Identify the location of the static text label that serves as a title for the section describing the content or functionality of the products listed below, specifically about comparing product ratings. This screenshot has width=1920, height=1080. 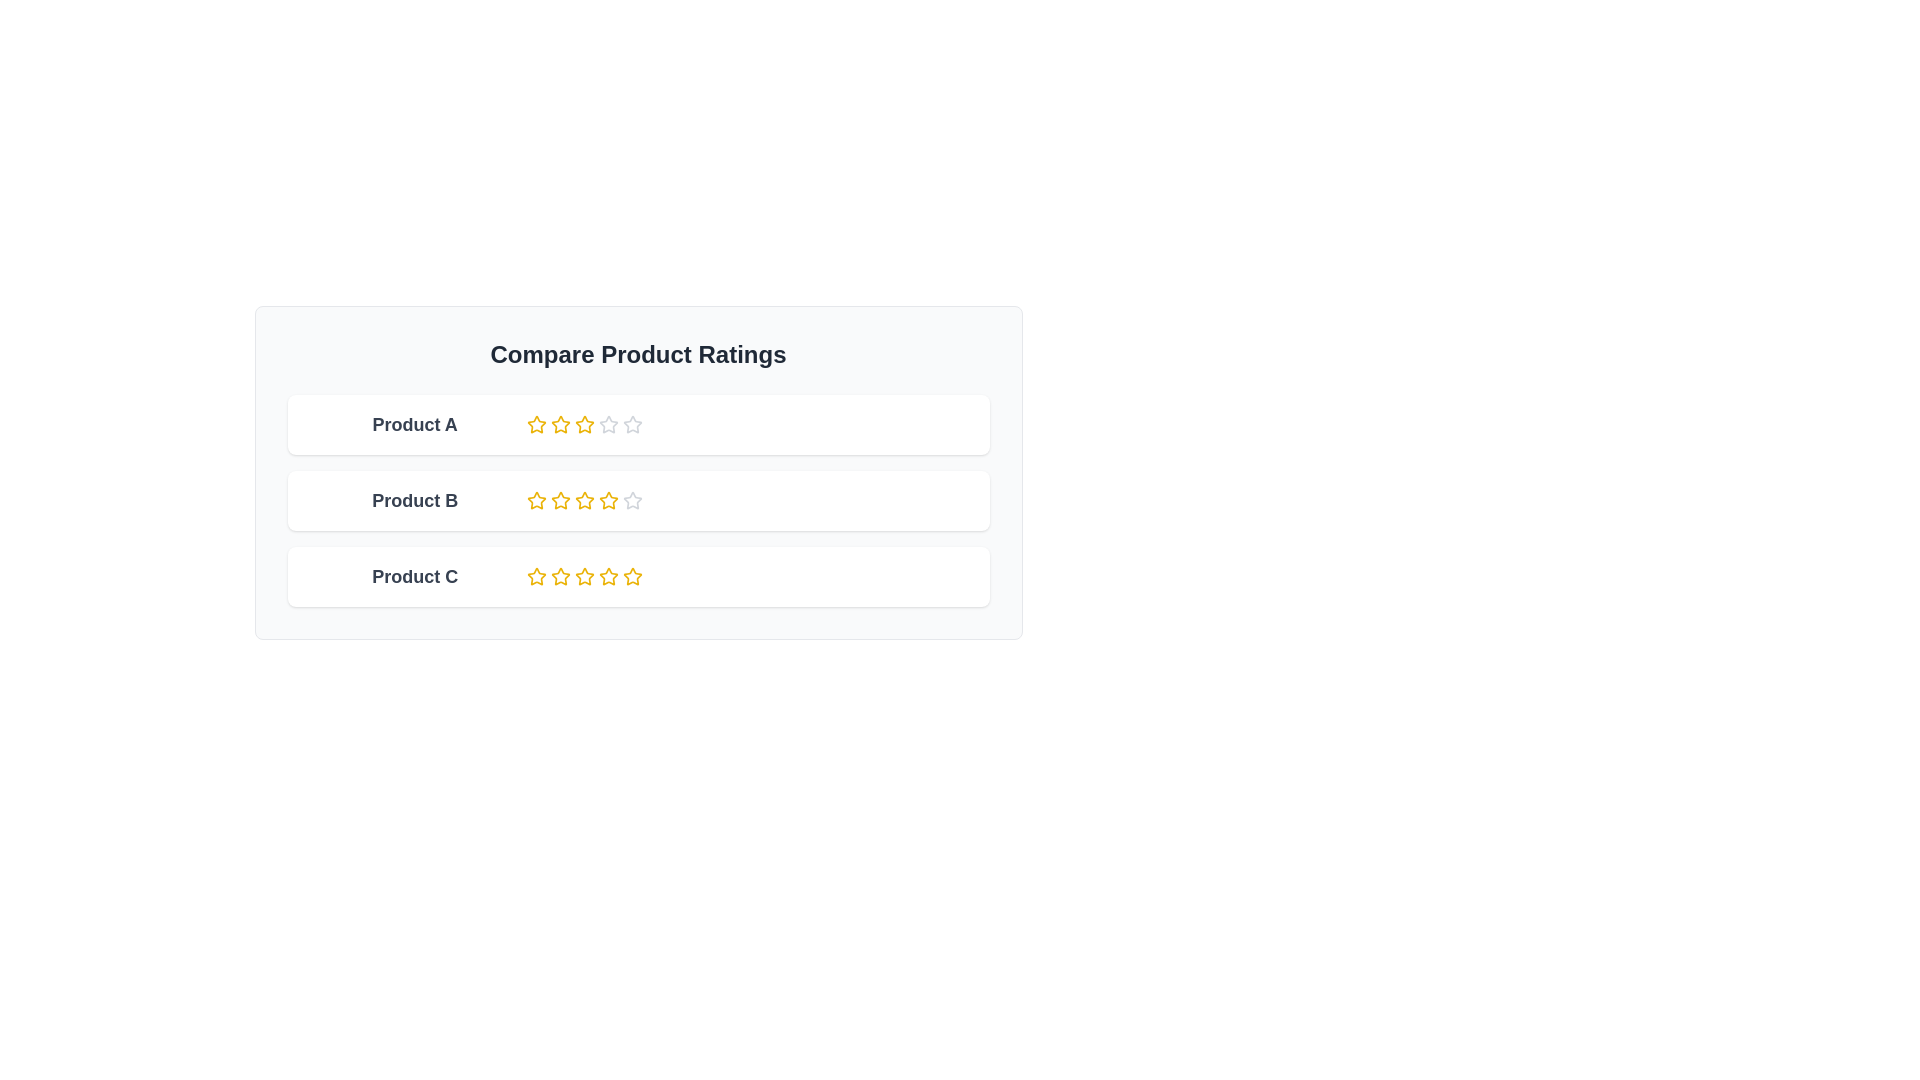
(637, 353).